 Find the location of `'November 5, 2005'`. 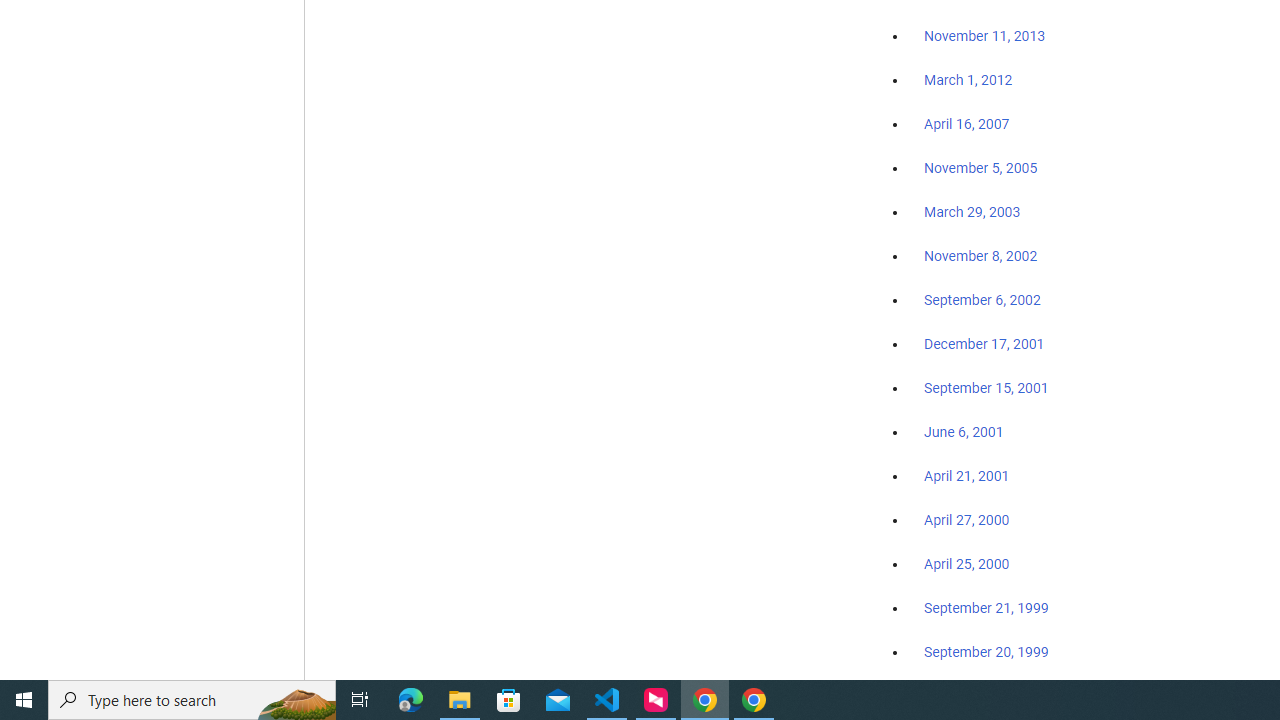

'November 5, 2005' is located at coordinates (981, 167).